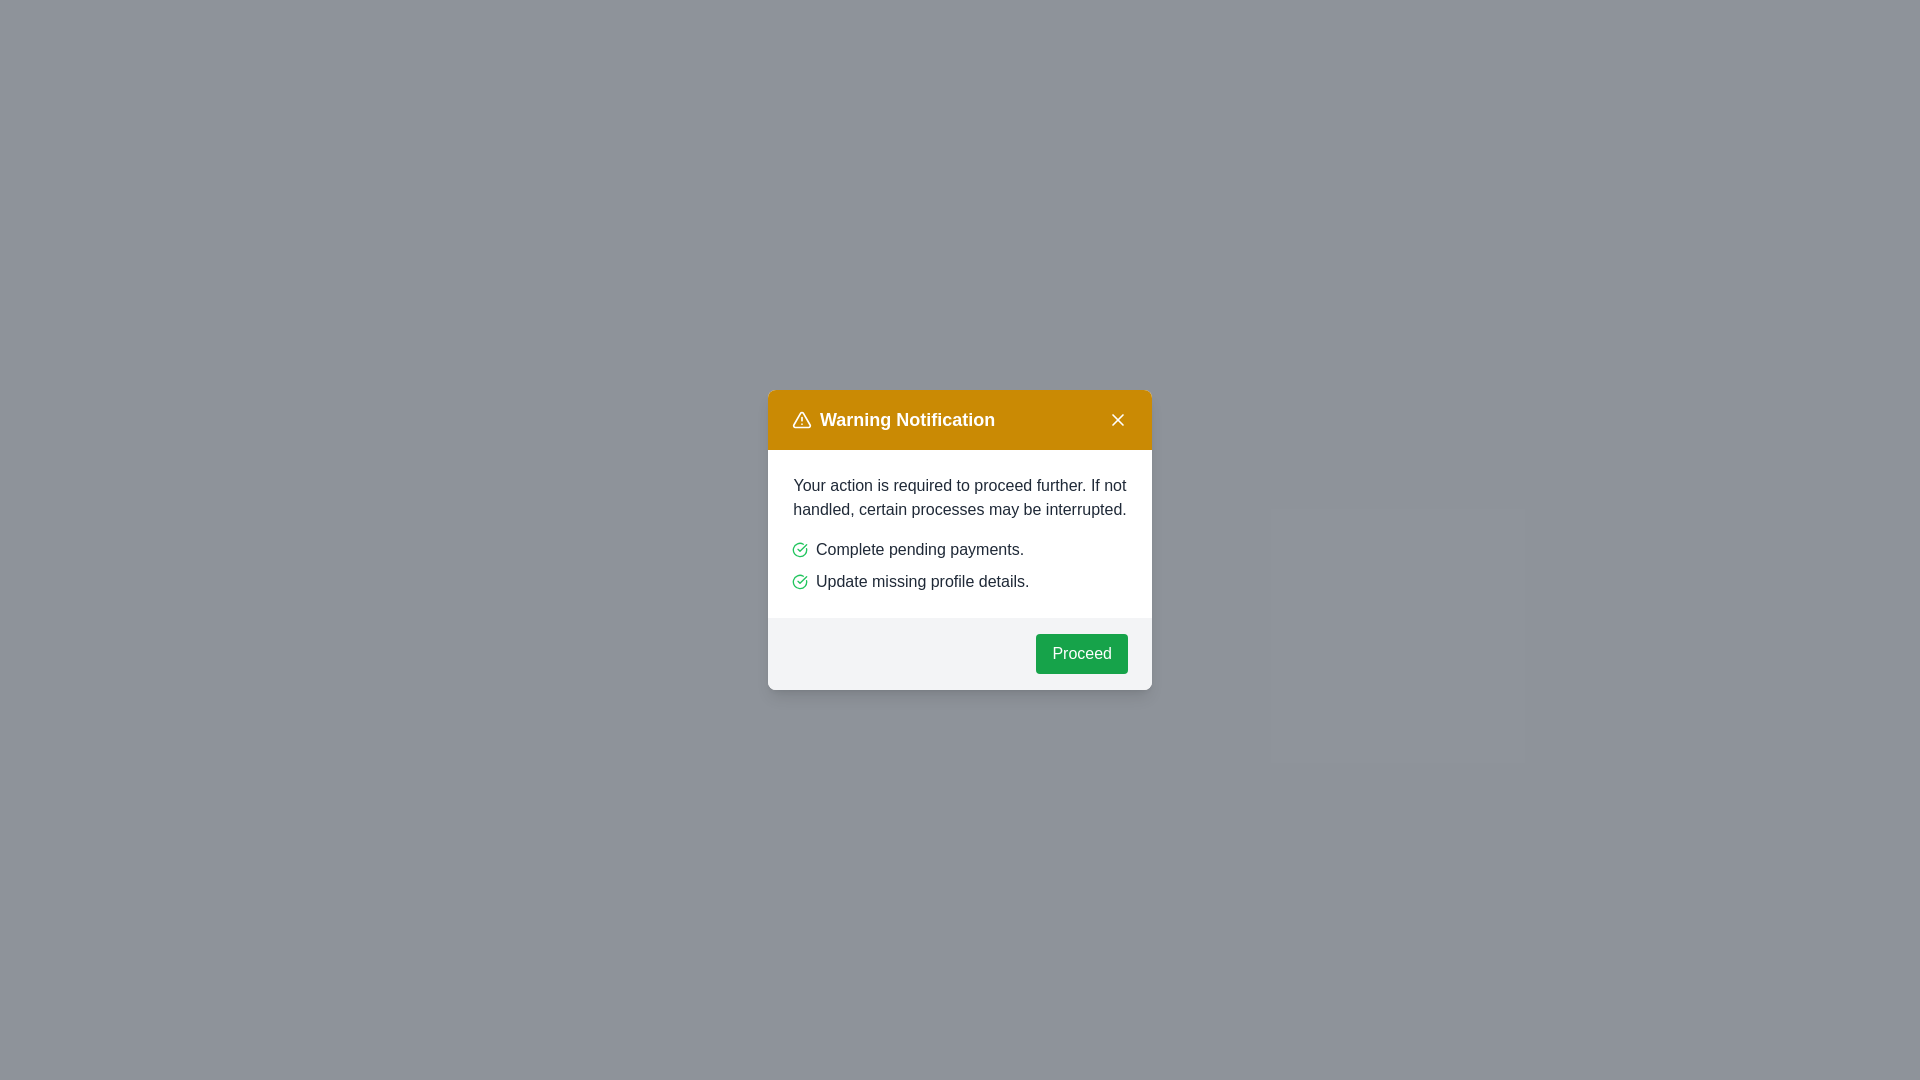  I want to click on the title text of the notification popup, which is located to the right of the alert triangle icon, so click(892, 419).